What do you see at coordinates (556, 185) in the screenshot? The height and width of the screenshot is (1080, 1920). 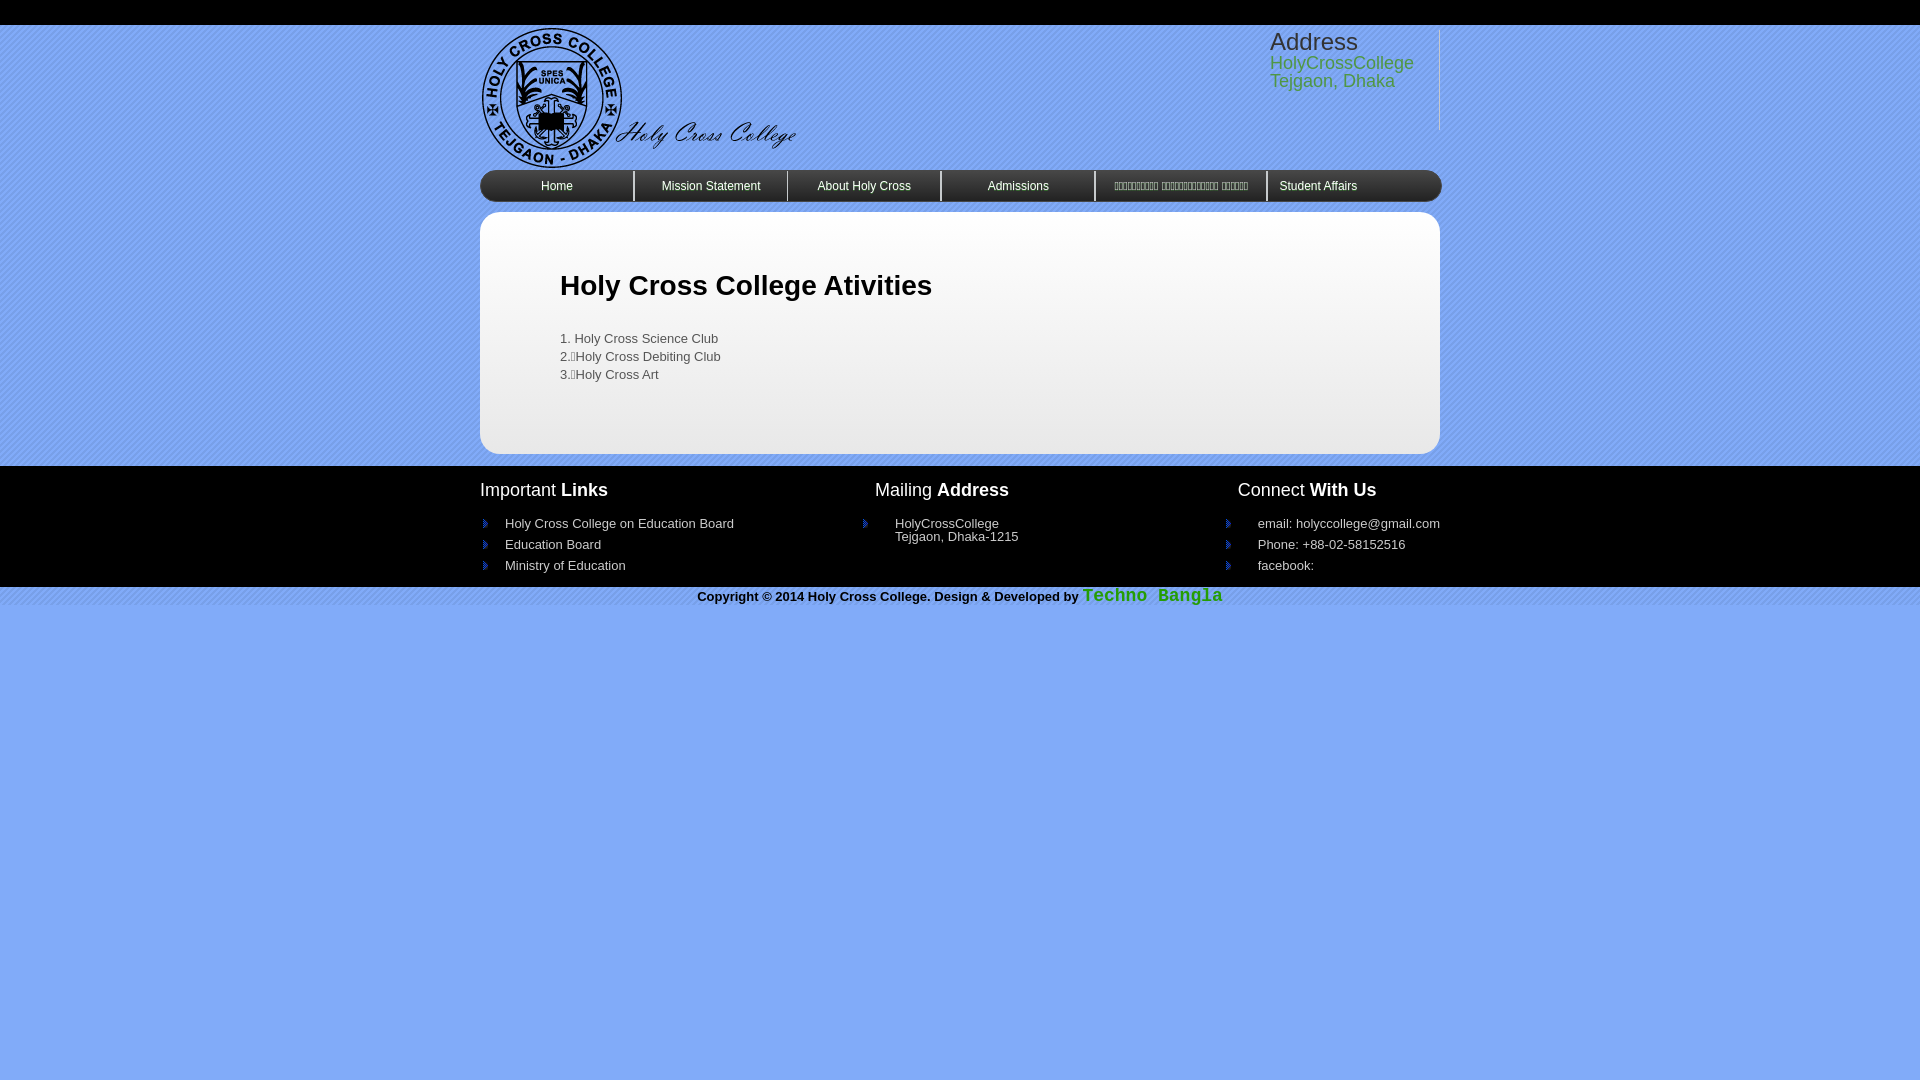 I see `'Home'` at bounding box center [556, 185].